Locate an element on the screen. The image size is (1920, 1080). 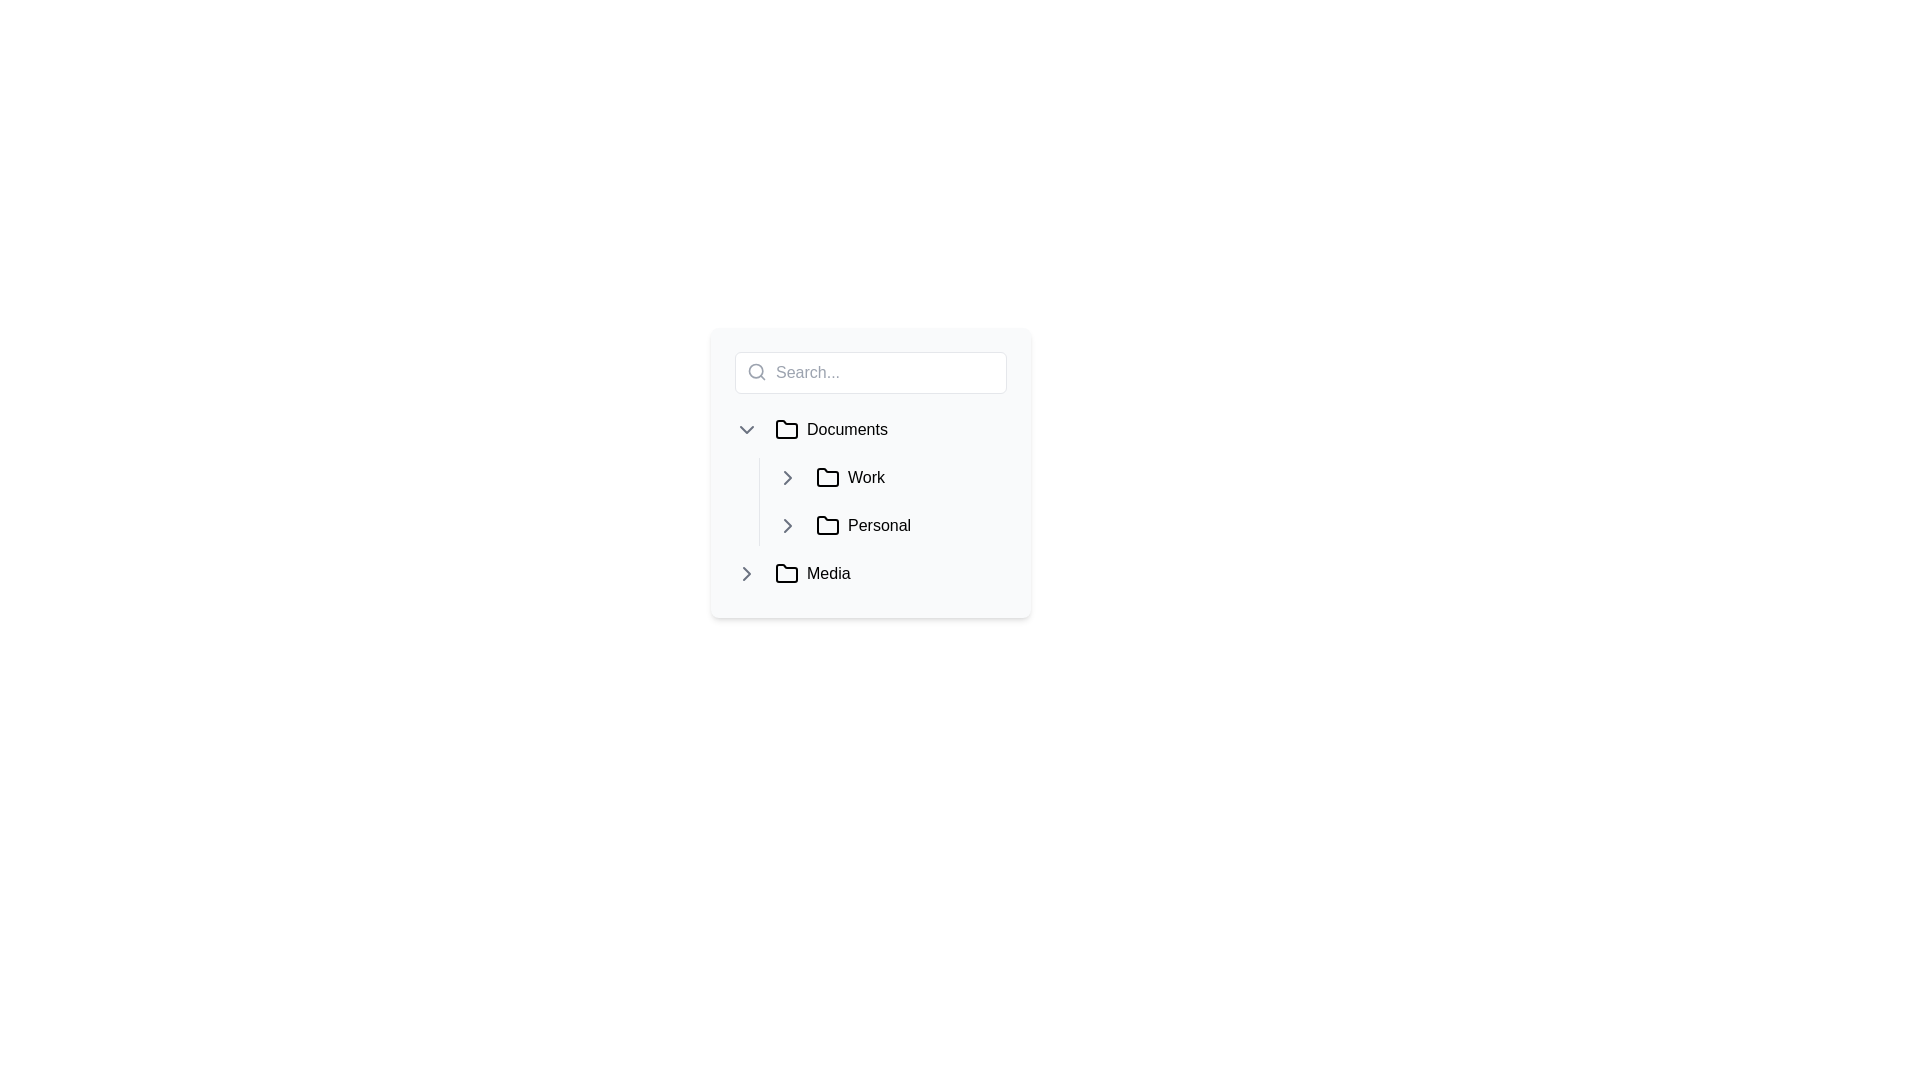
the folder icon in the 'Documents' navigation list, which is styled with a minimalistic outline design and is black in color, indicating its non-active state is located at coordinates (786, 427).